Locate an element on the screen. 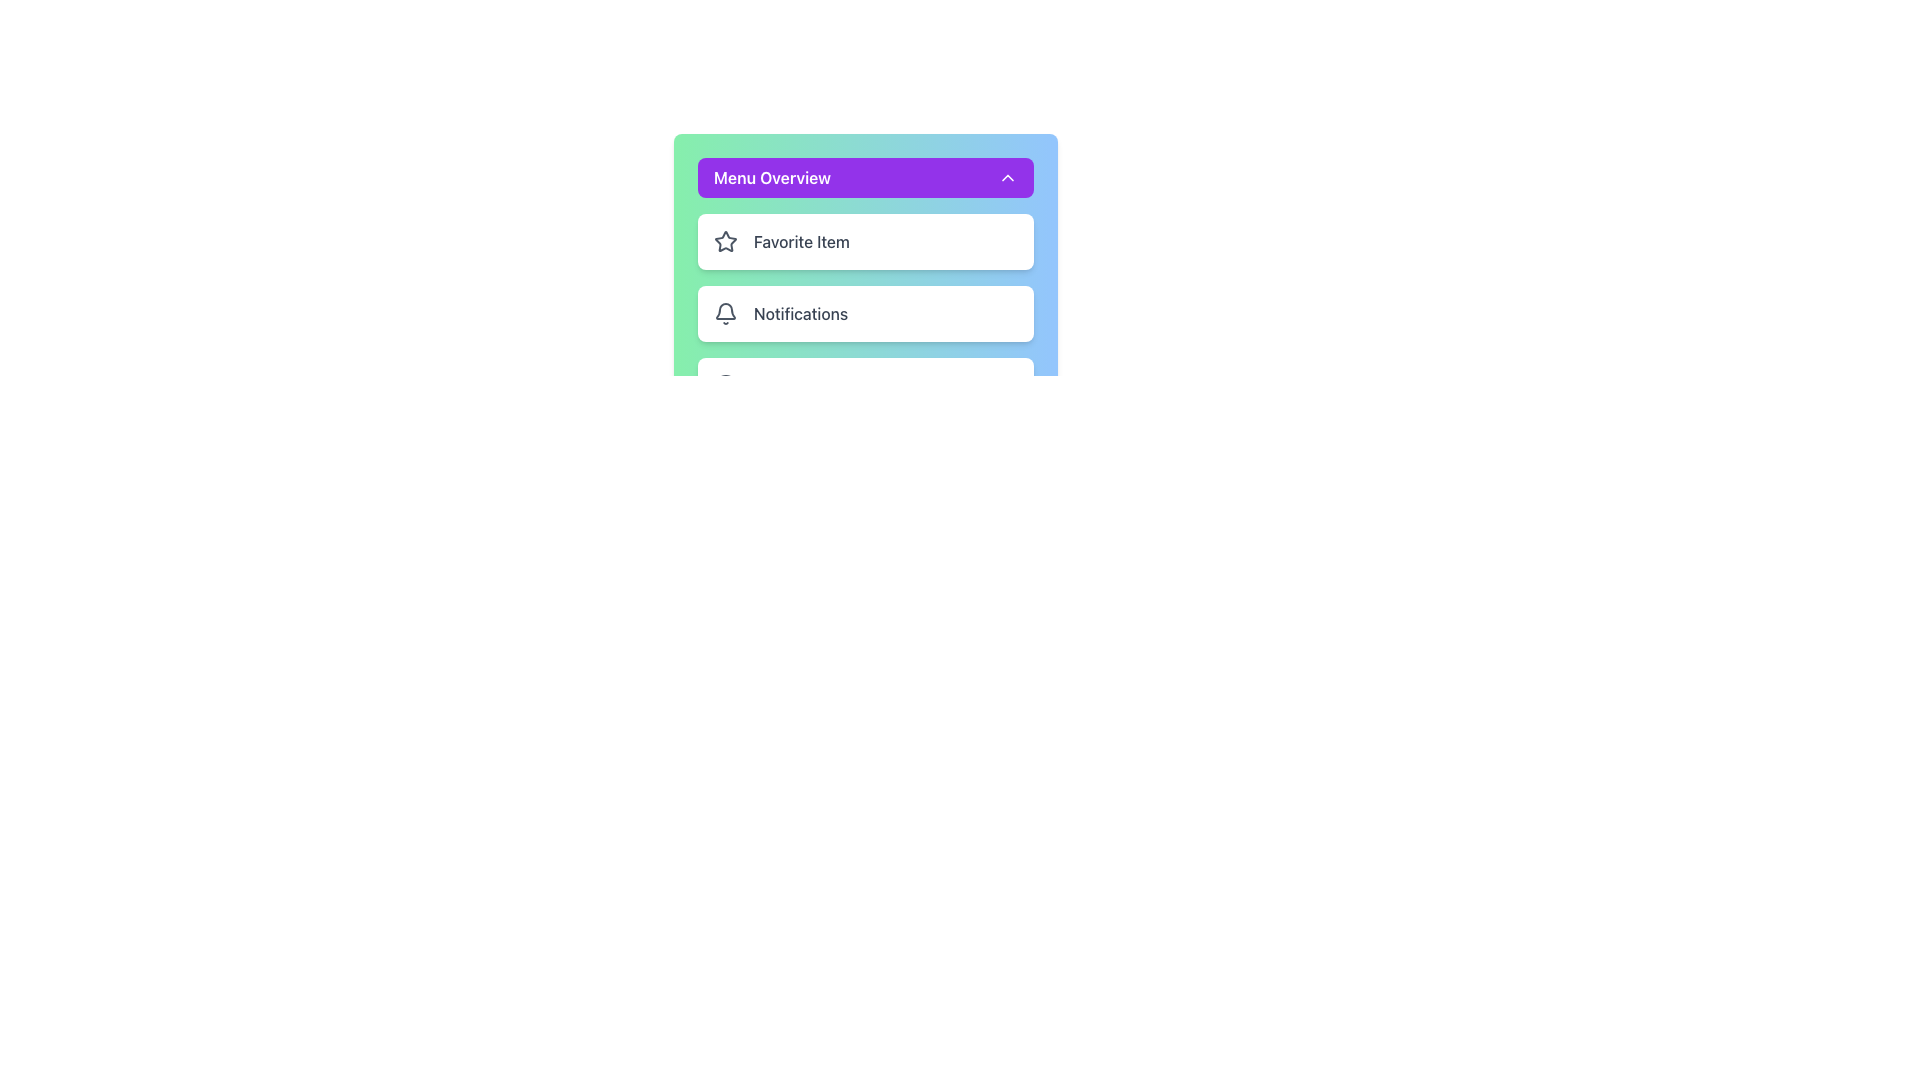 Image resolution: width=1920 pixels, height=1080 pixels. the second card in the notification menu is located at coordinates (865, 313).